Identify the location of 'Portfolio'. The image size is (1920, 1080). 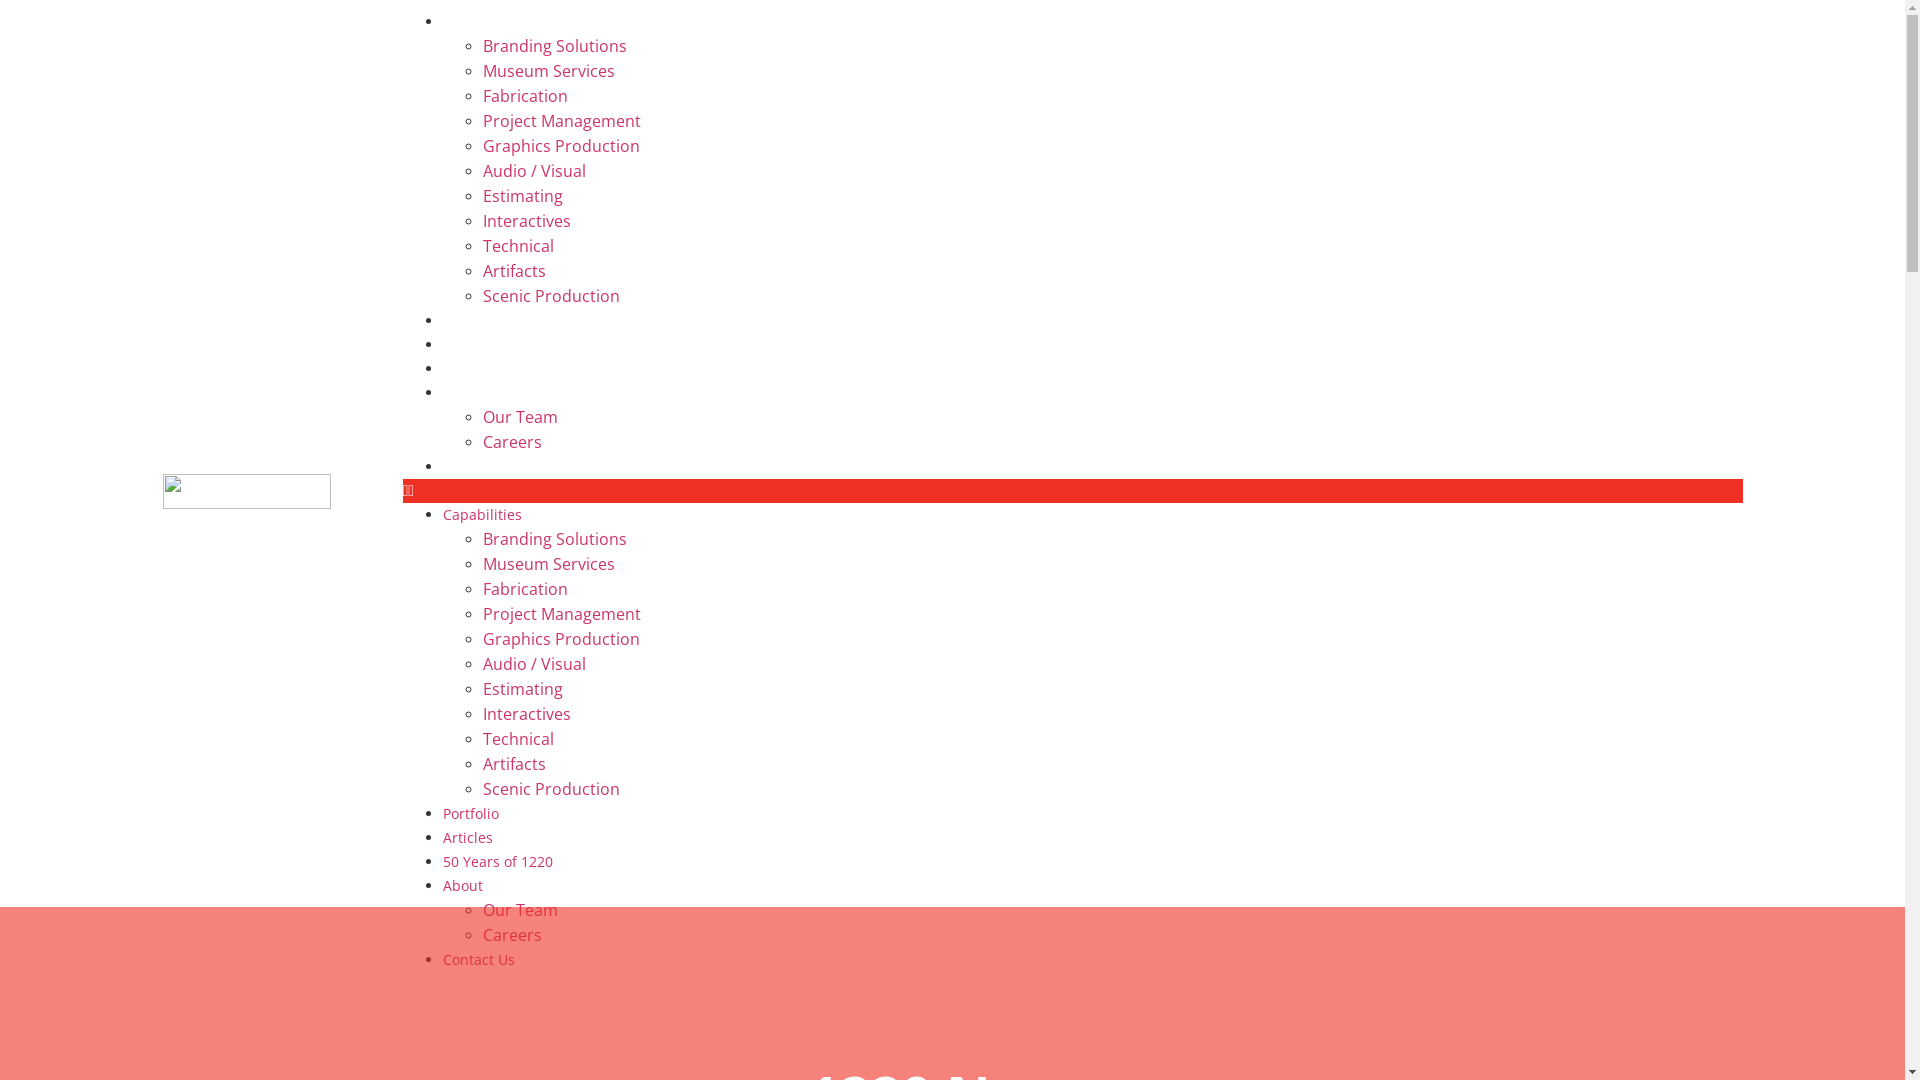
(469, 813).